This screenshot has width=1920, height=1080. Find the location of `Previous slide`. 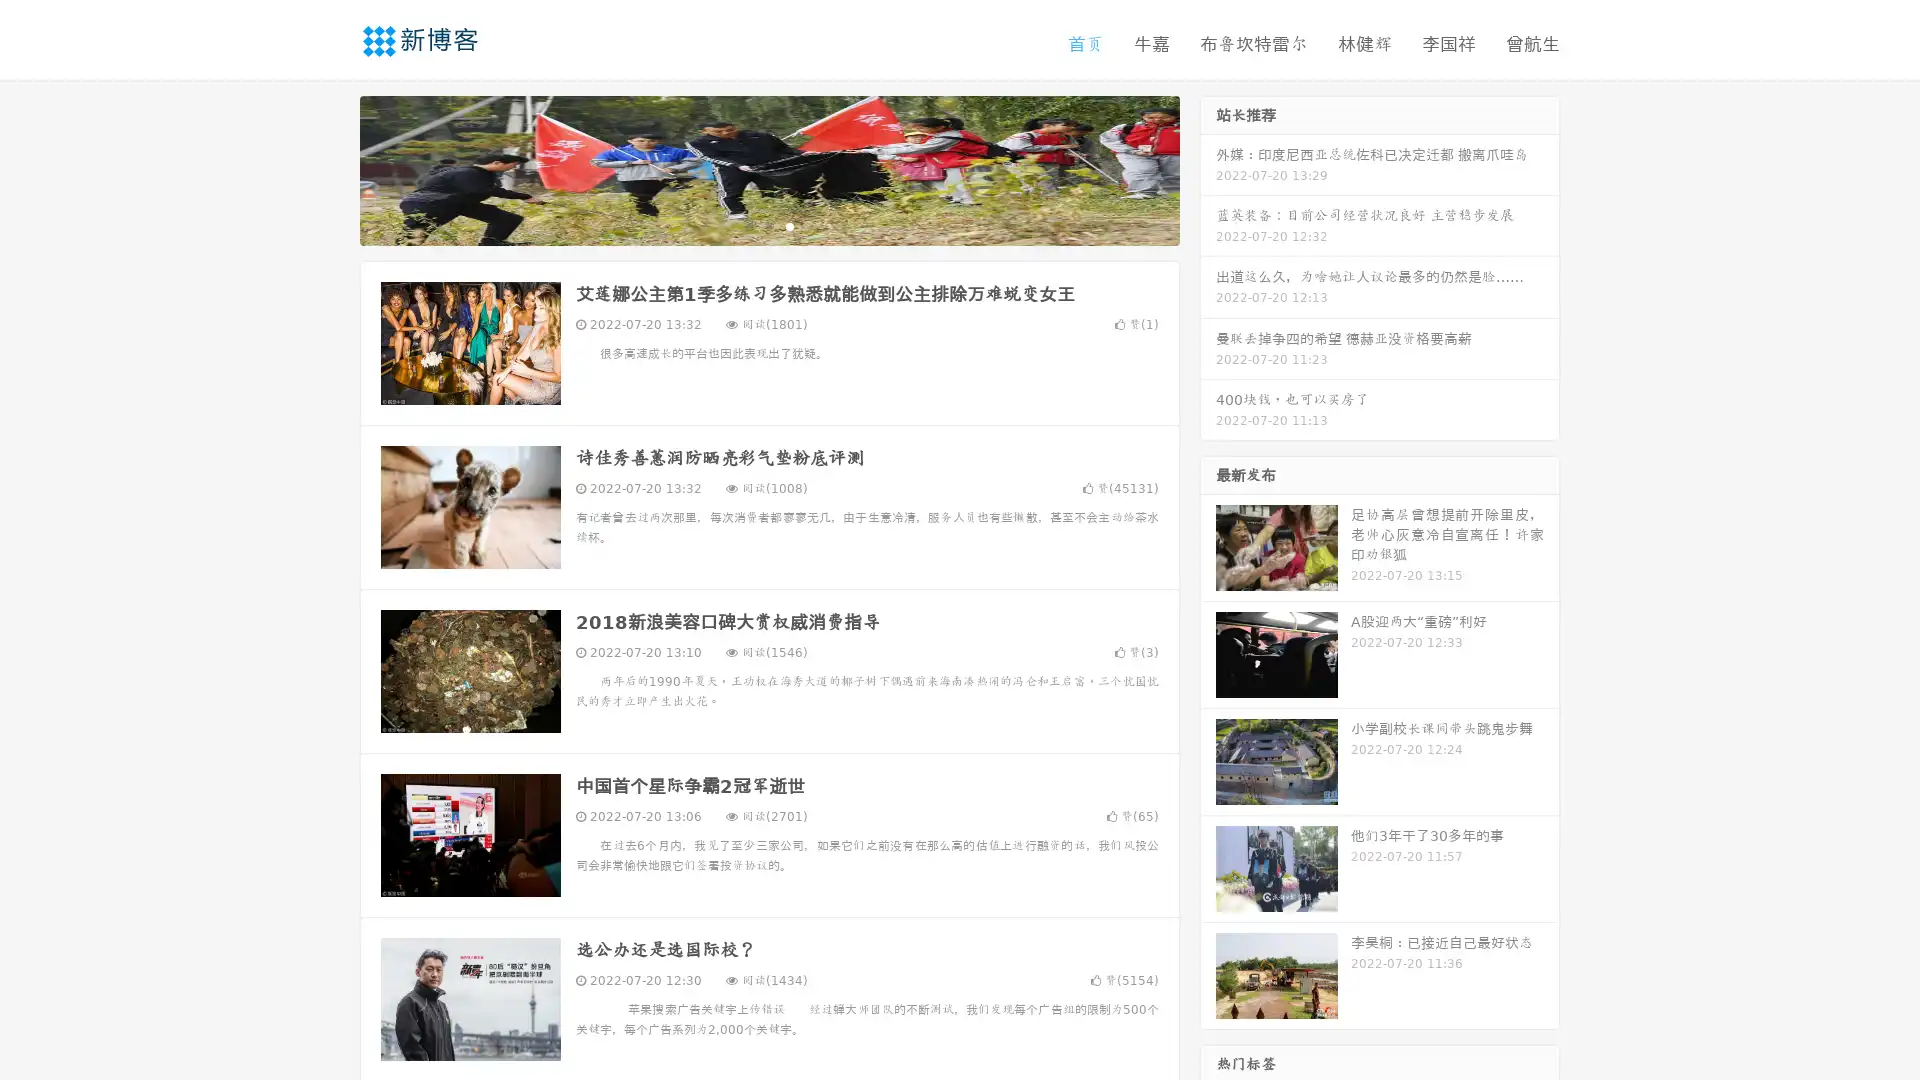

Previous slide is located at coordinates (330, 168).